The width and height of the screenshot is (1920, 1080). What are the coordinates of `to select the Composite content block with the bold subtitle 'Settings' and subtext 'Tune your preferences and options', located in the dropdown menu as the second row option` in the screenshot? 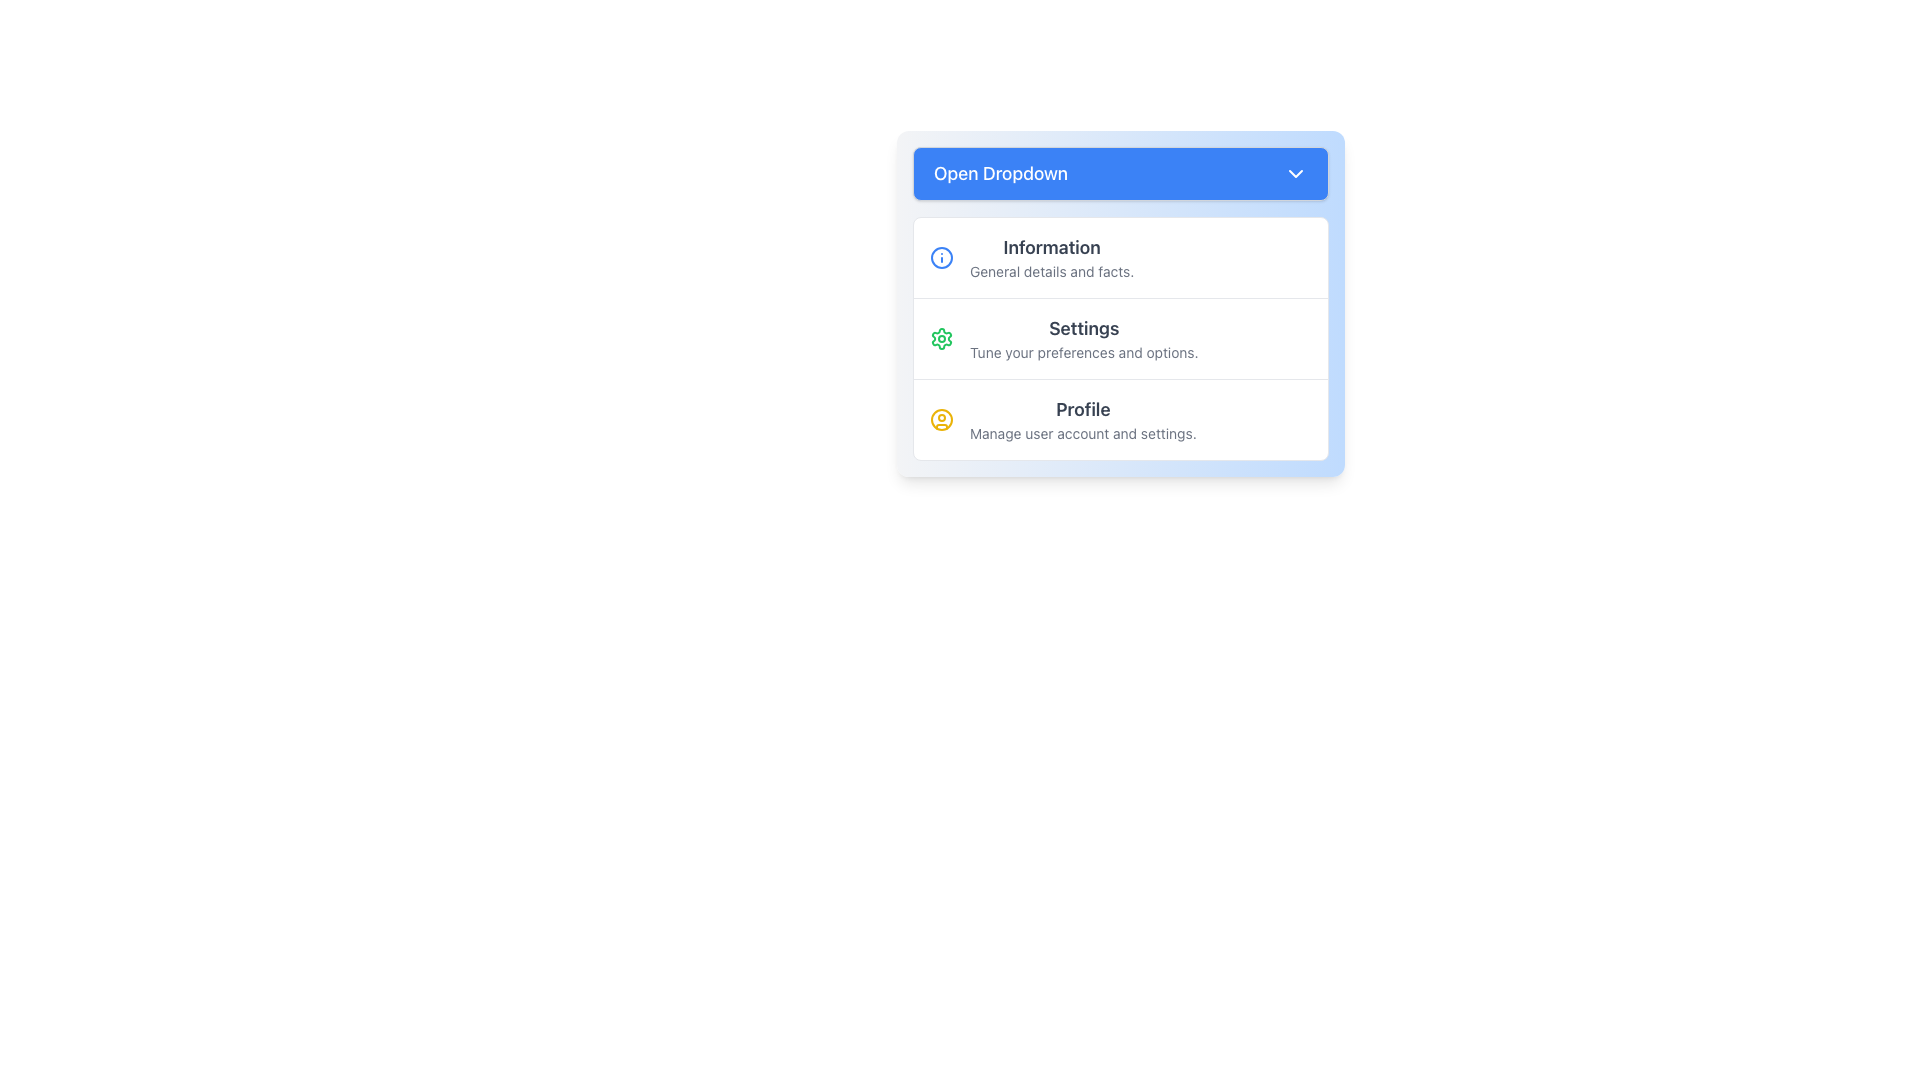 It's located at (1083, 338).